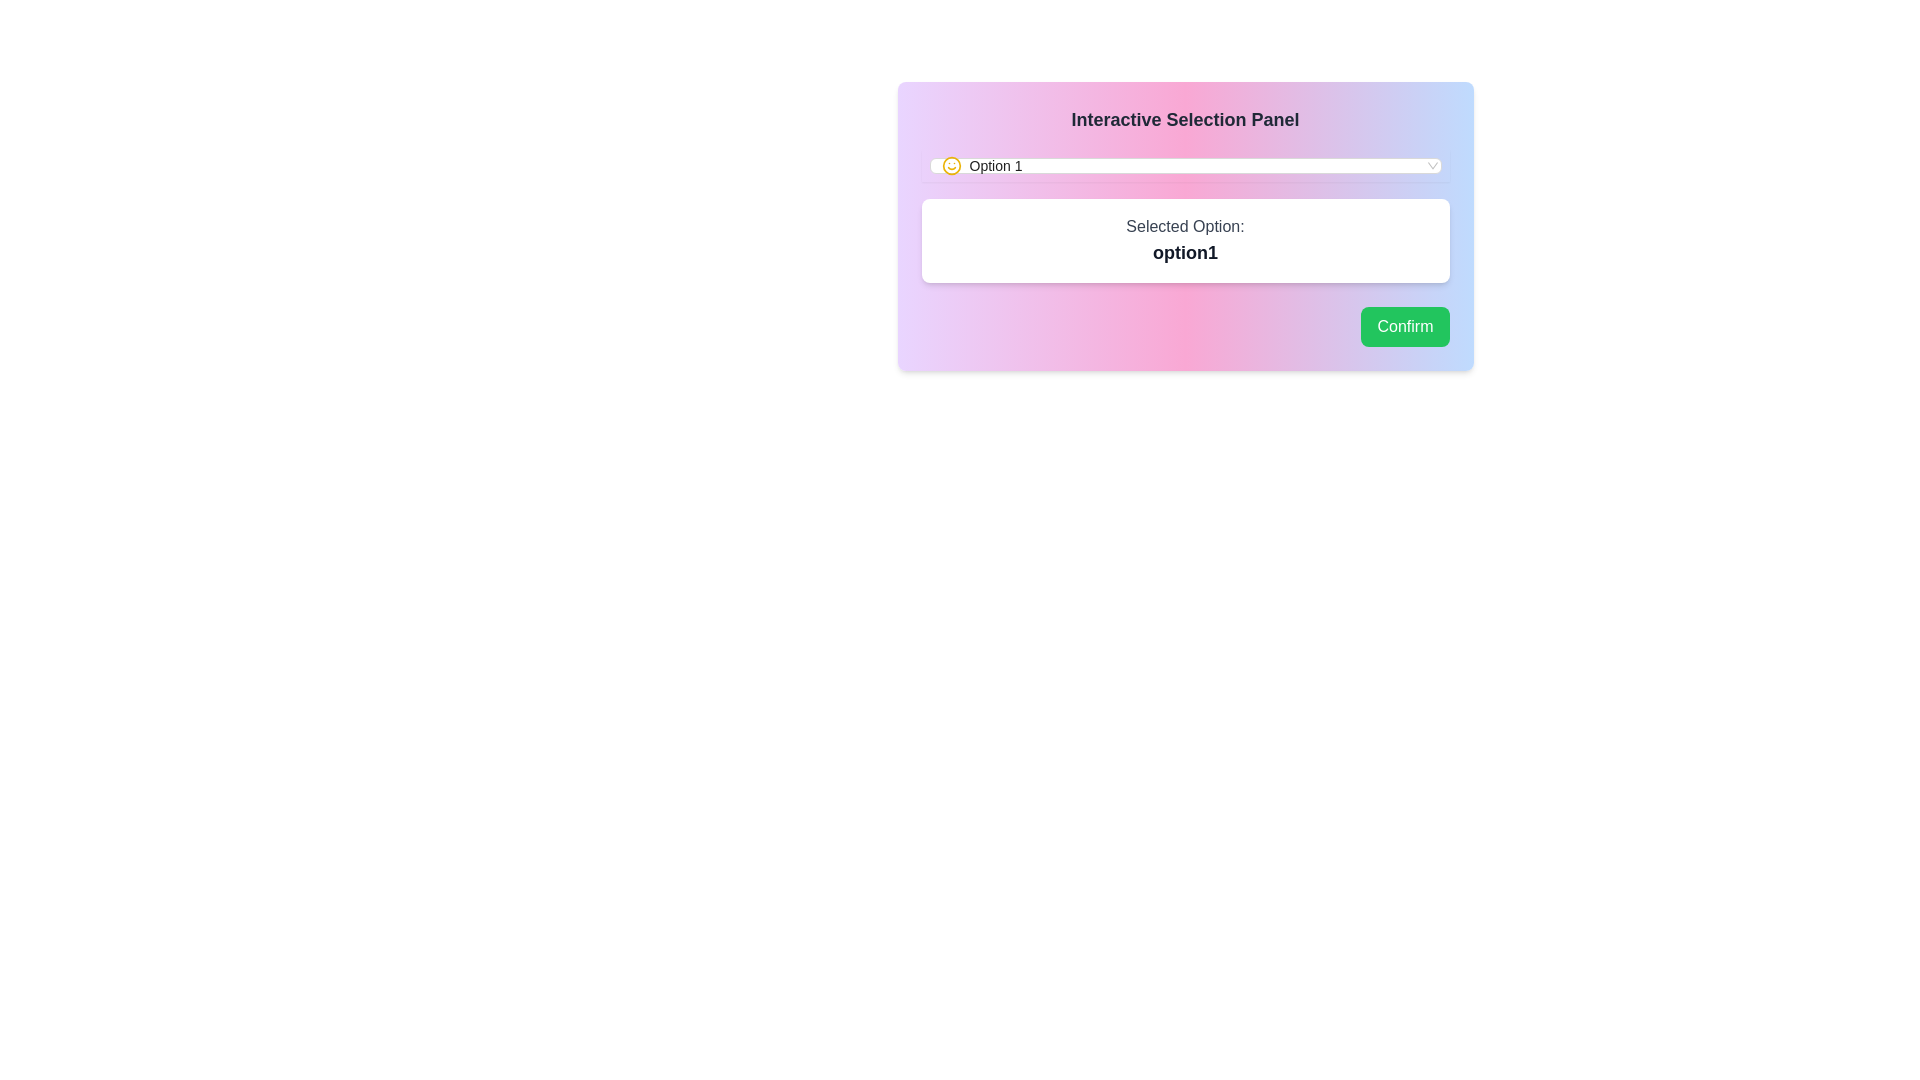 The height and width of the screenshot is (1080, 1920). Describe the element at coordinates (1431, 164) in the screenshot. I see `the dropdown indicator icon located in the top-right corner of the 'Option 1' dropdown` at that location.